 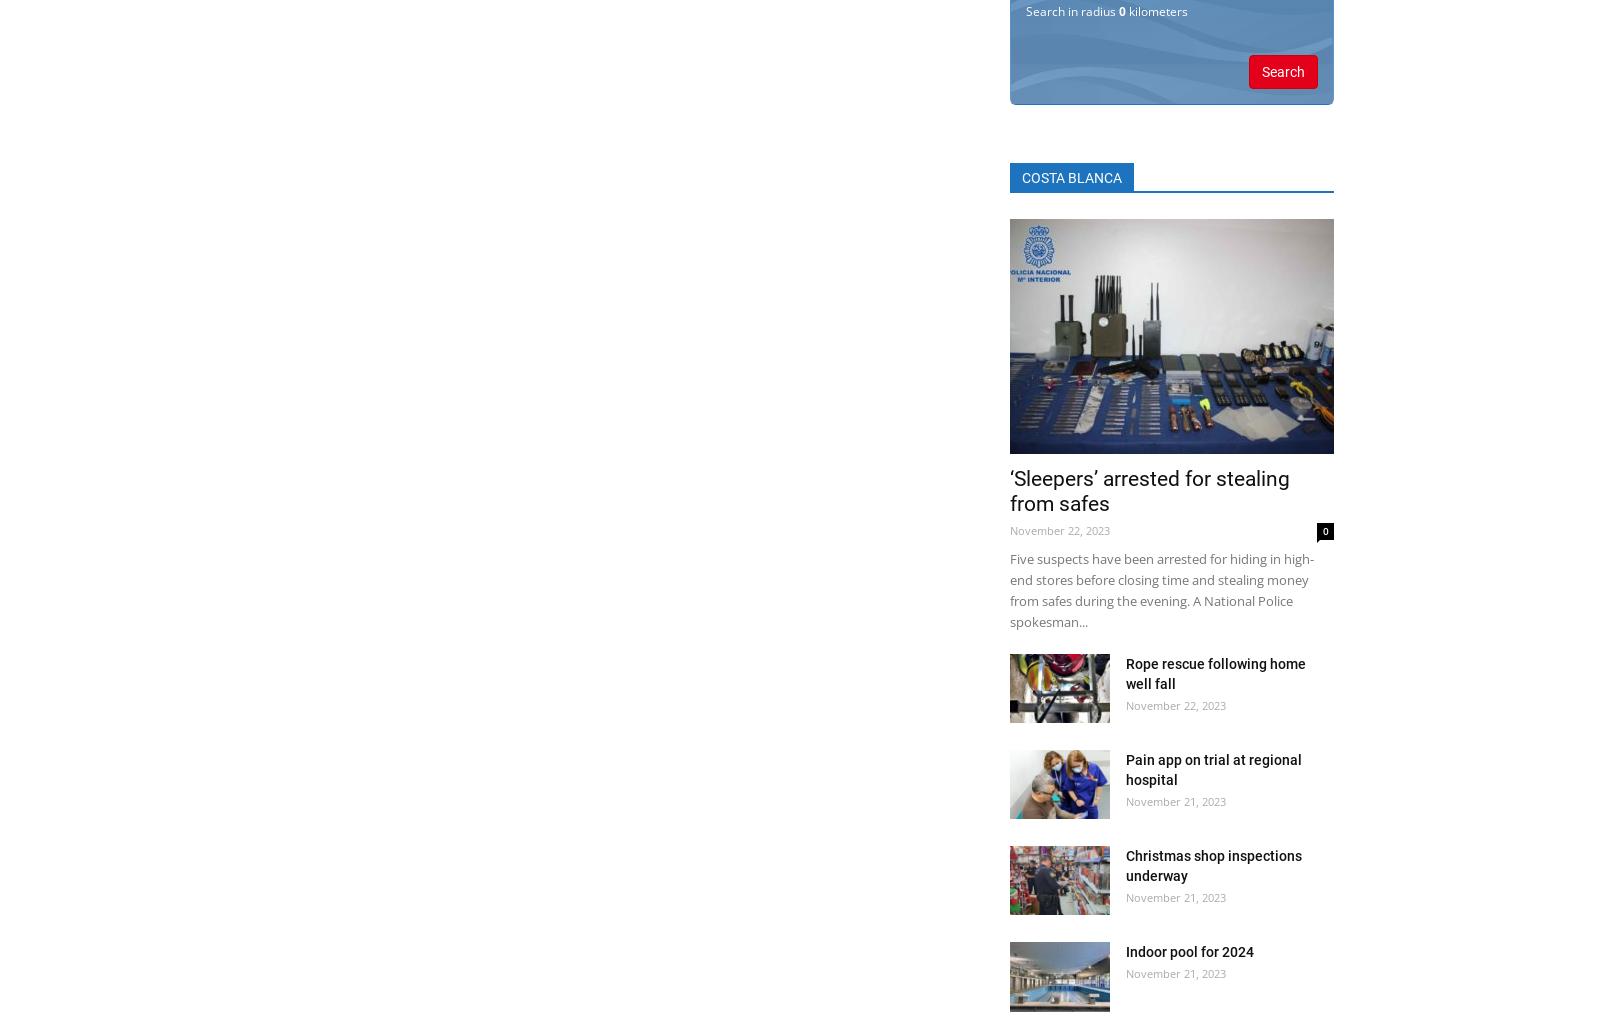 I want to click on 'Pain app on trial at regional hospital', so click(x=1213, y=769).